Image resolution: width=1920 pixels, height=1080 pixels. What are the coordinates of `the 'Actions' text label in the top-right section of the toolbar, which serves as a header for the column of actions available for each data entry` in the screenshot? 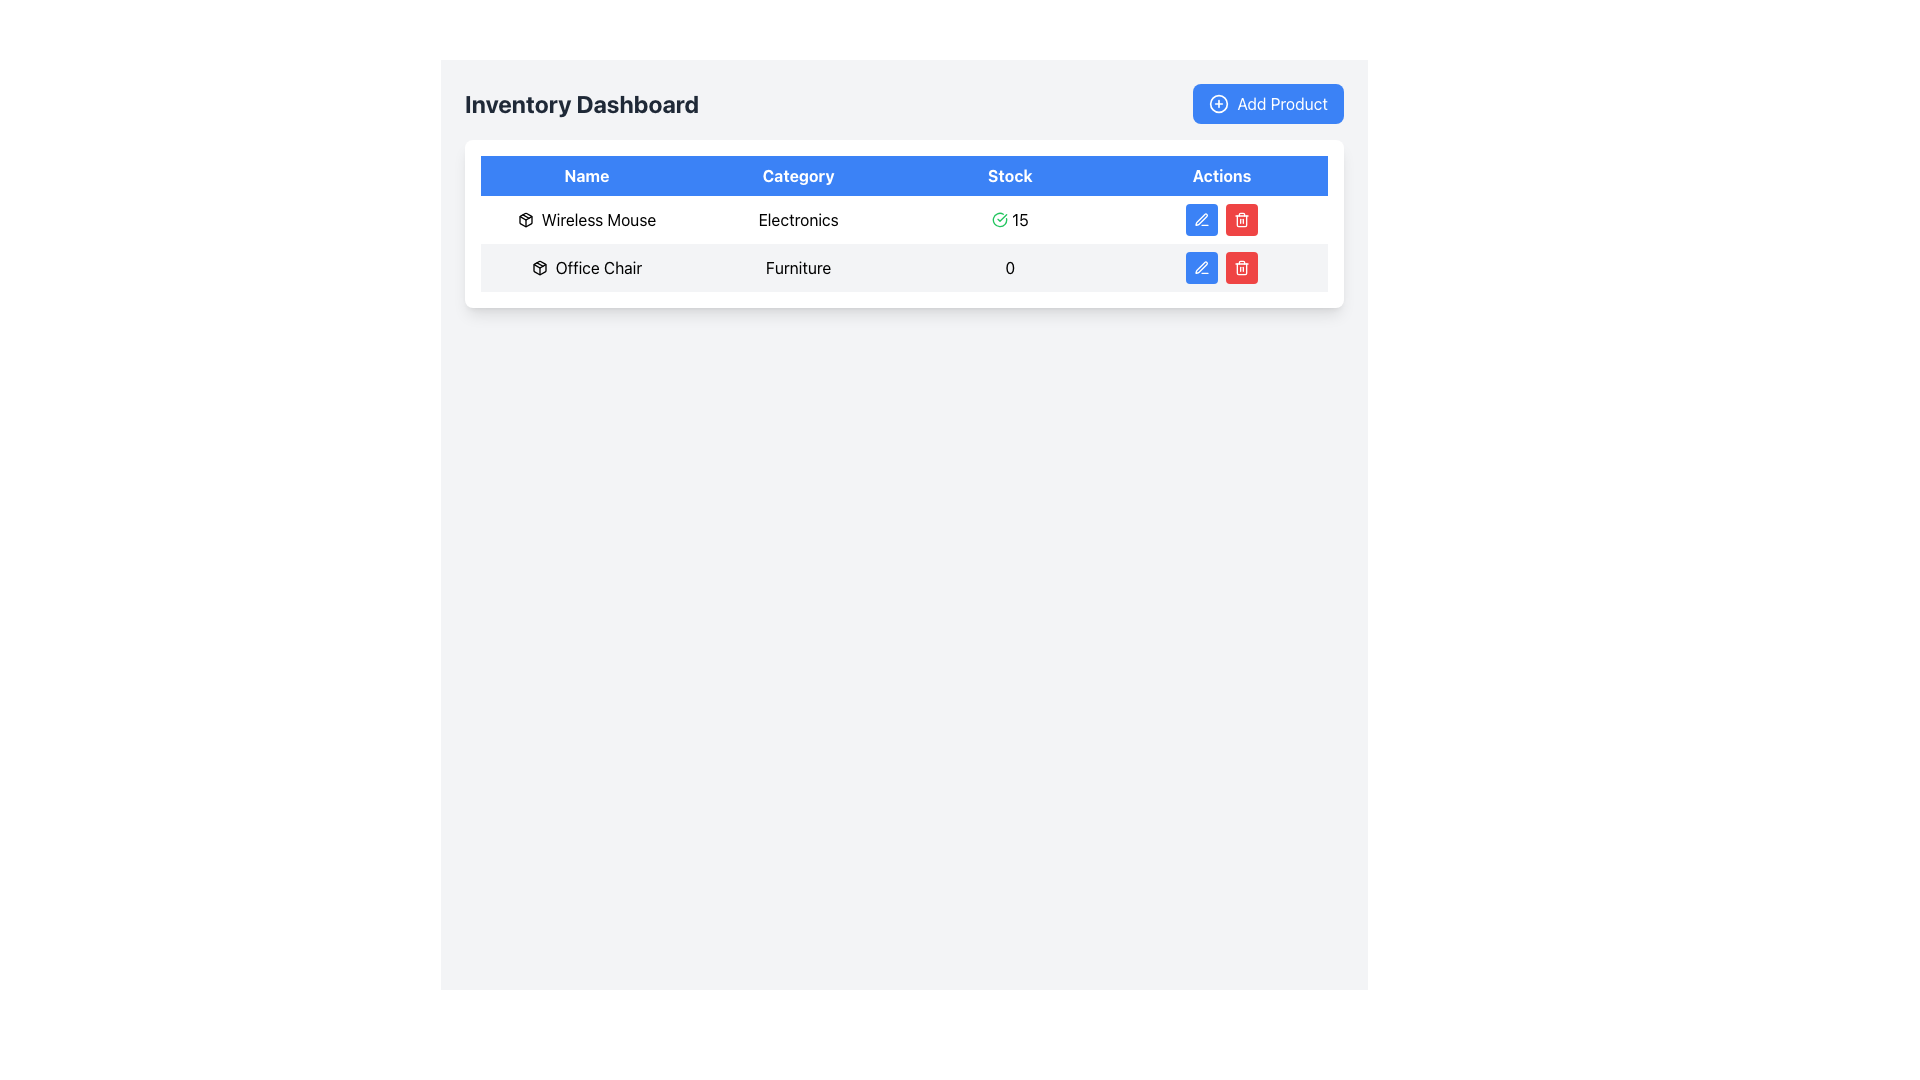 It's located at (1221, 175).